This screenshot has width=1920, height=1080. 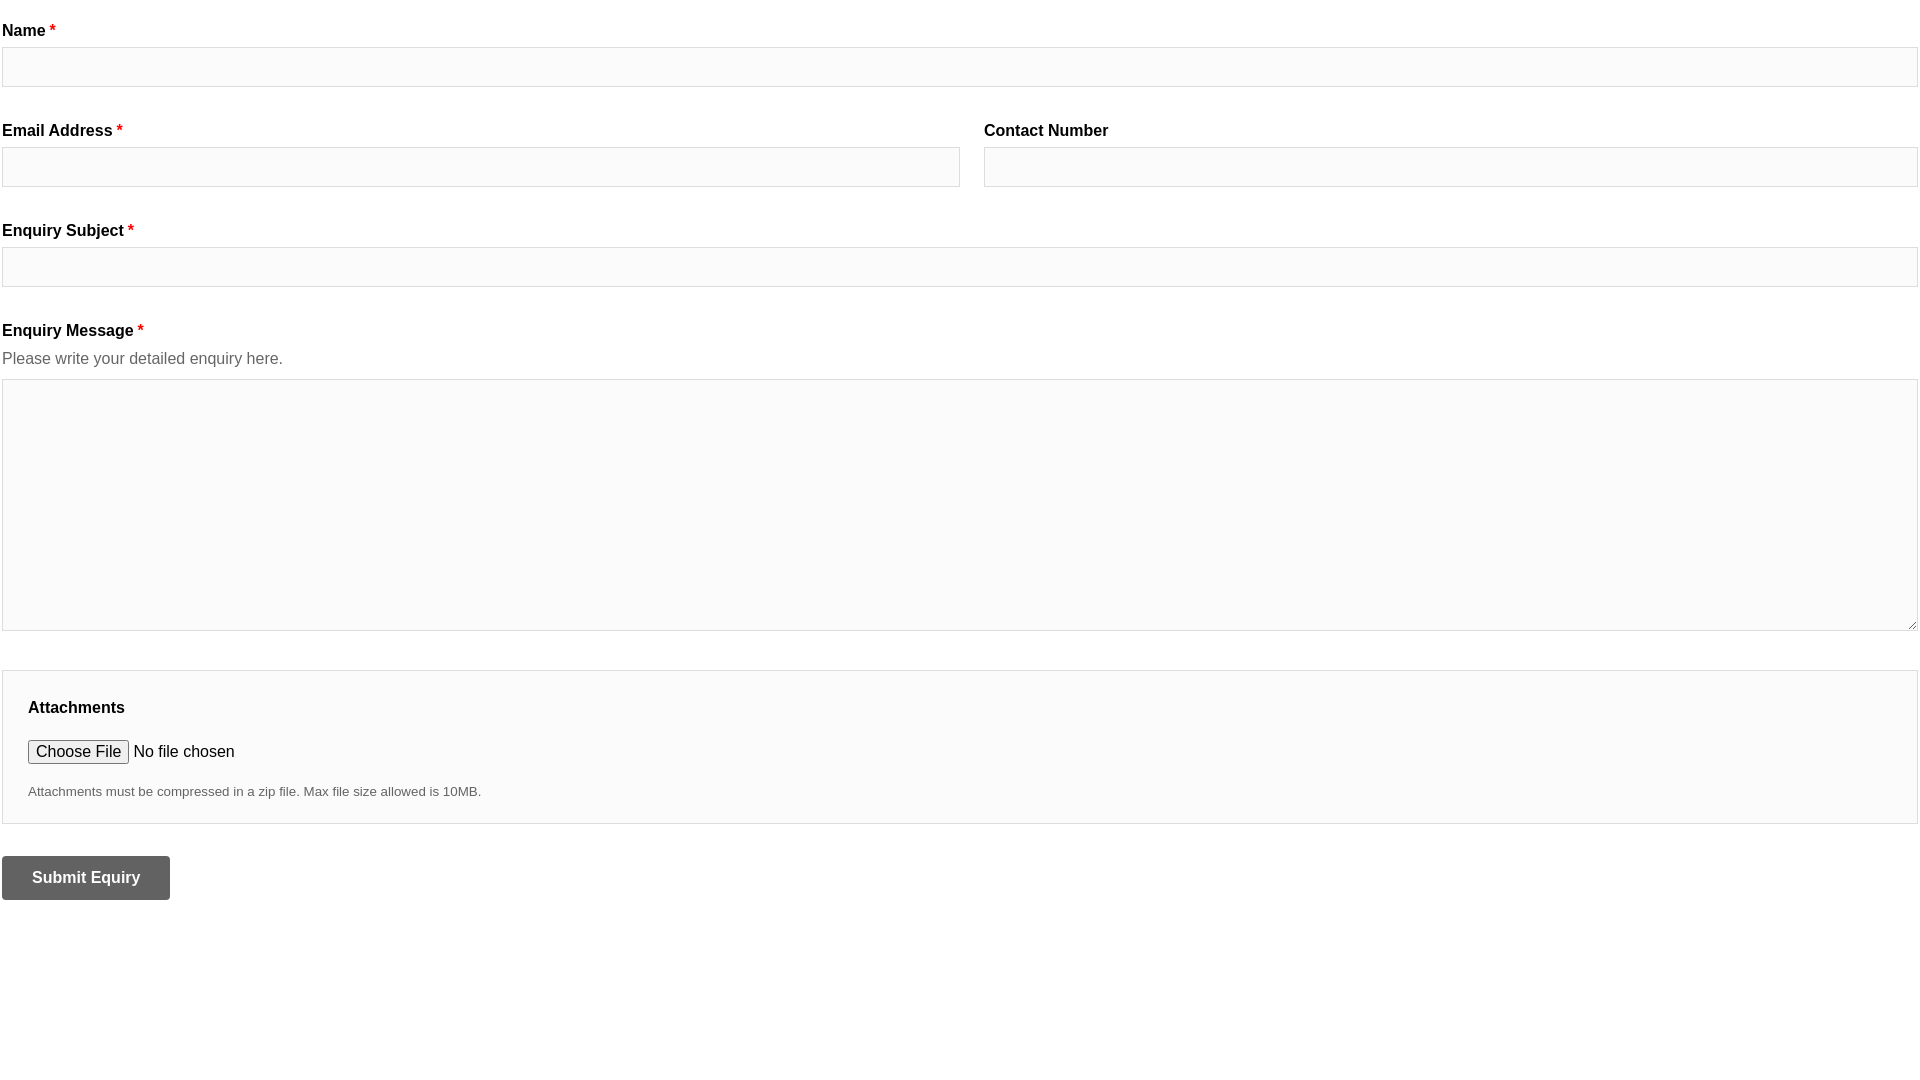 I want to click on 'Submit Equiry', so click(x=85, y=877).